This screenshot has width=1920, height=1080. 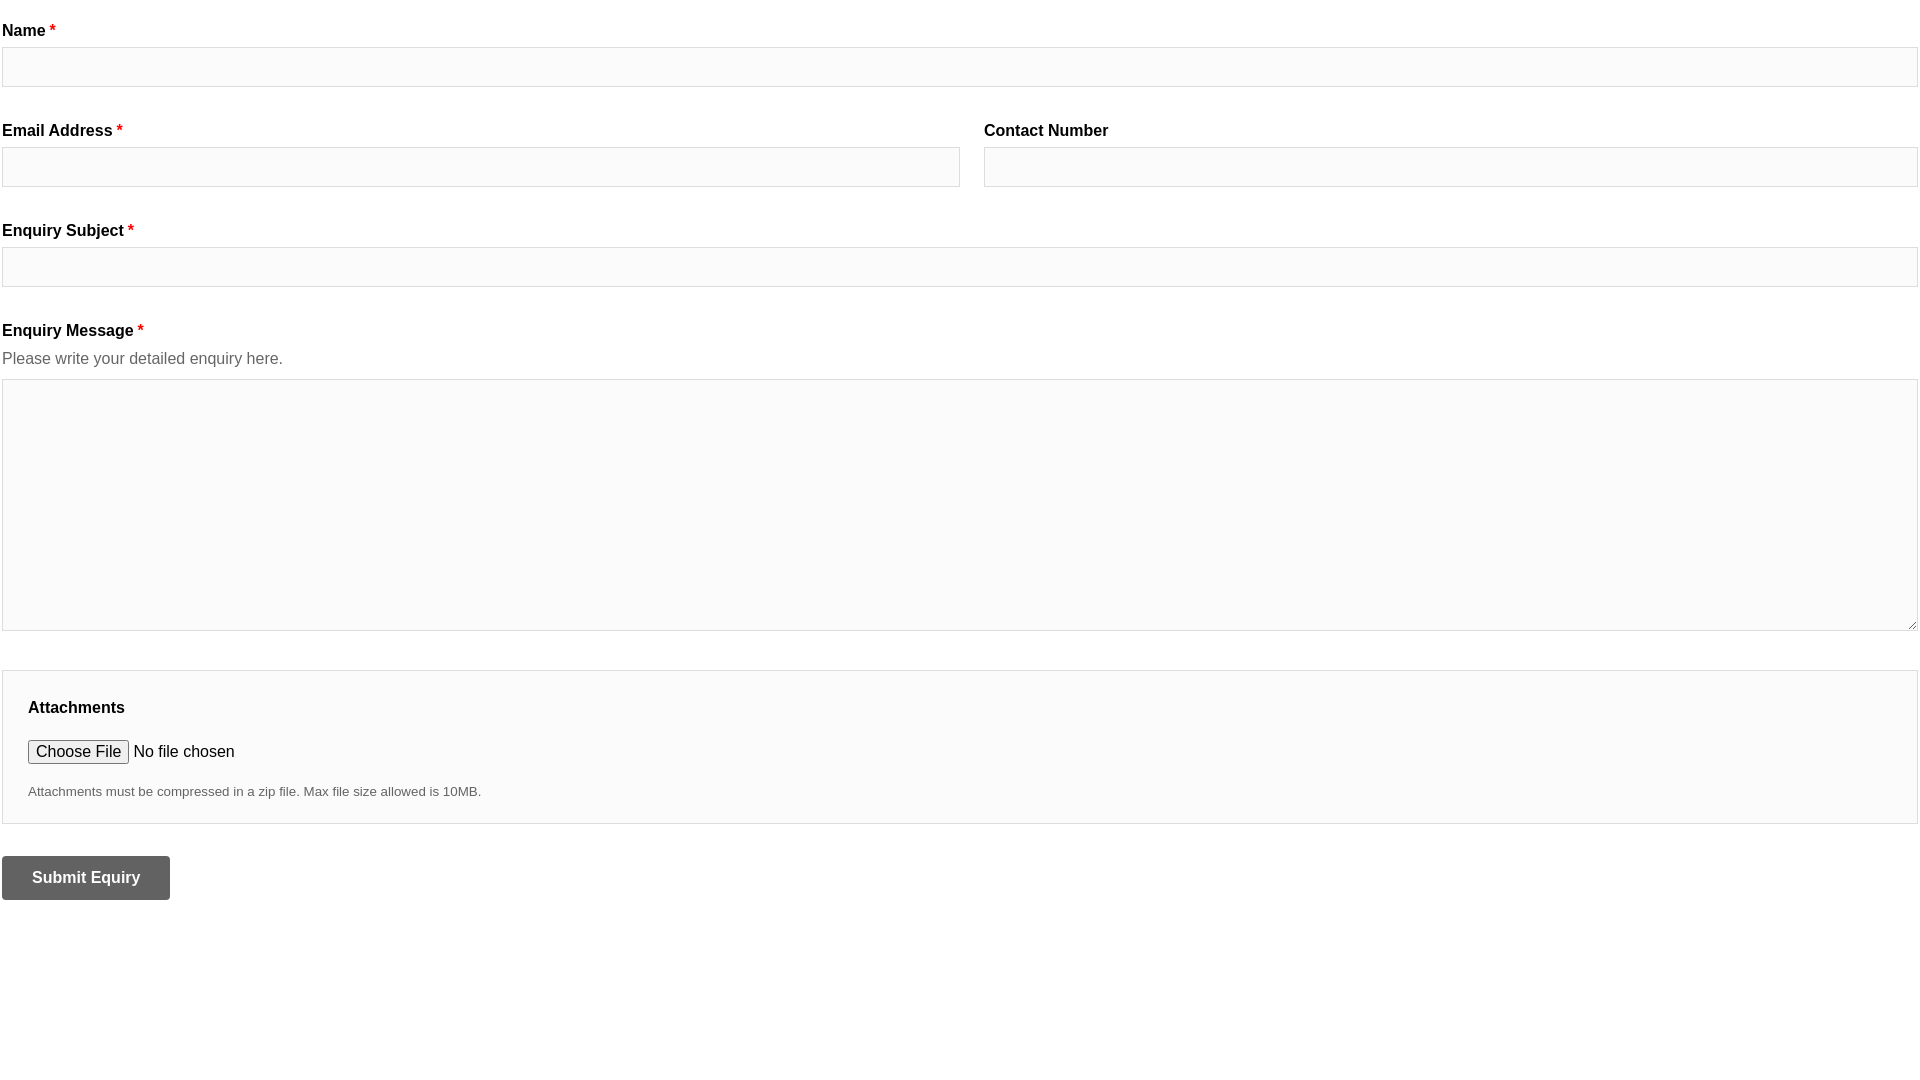 I want to click on 'Submit Equiry', so click(x=85, y=877).